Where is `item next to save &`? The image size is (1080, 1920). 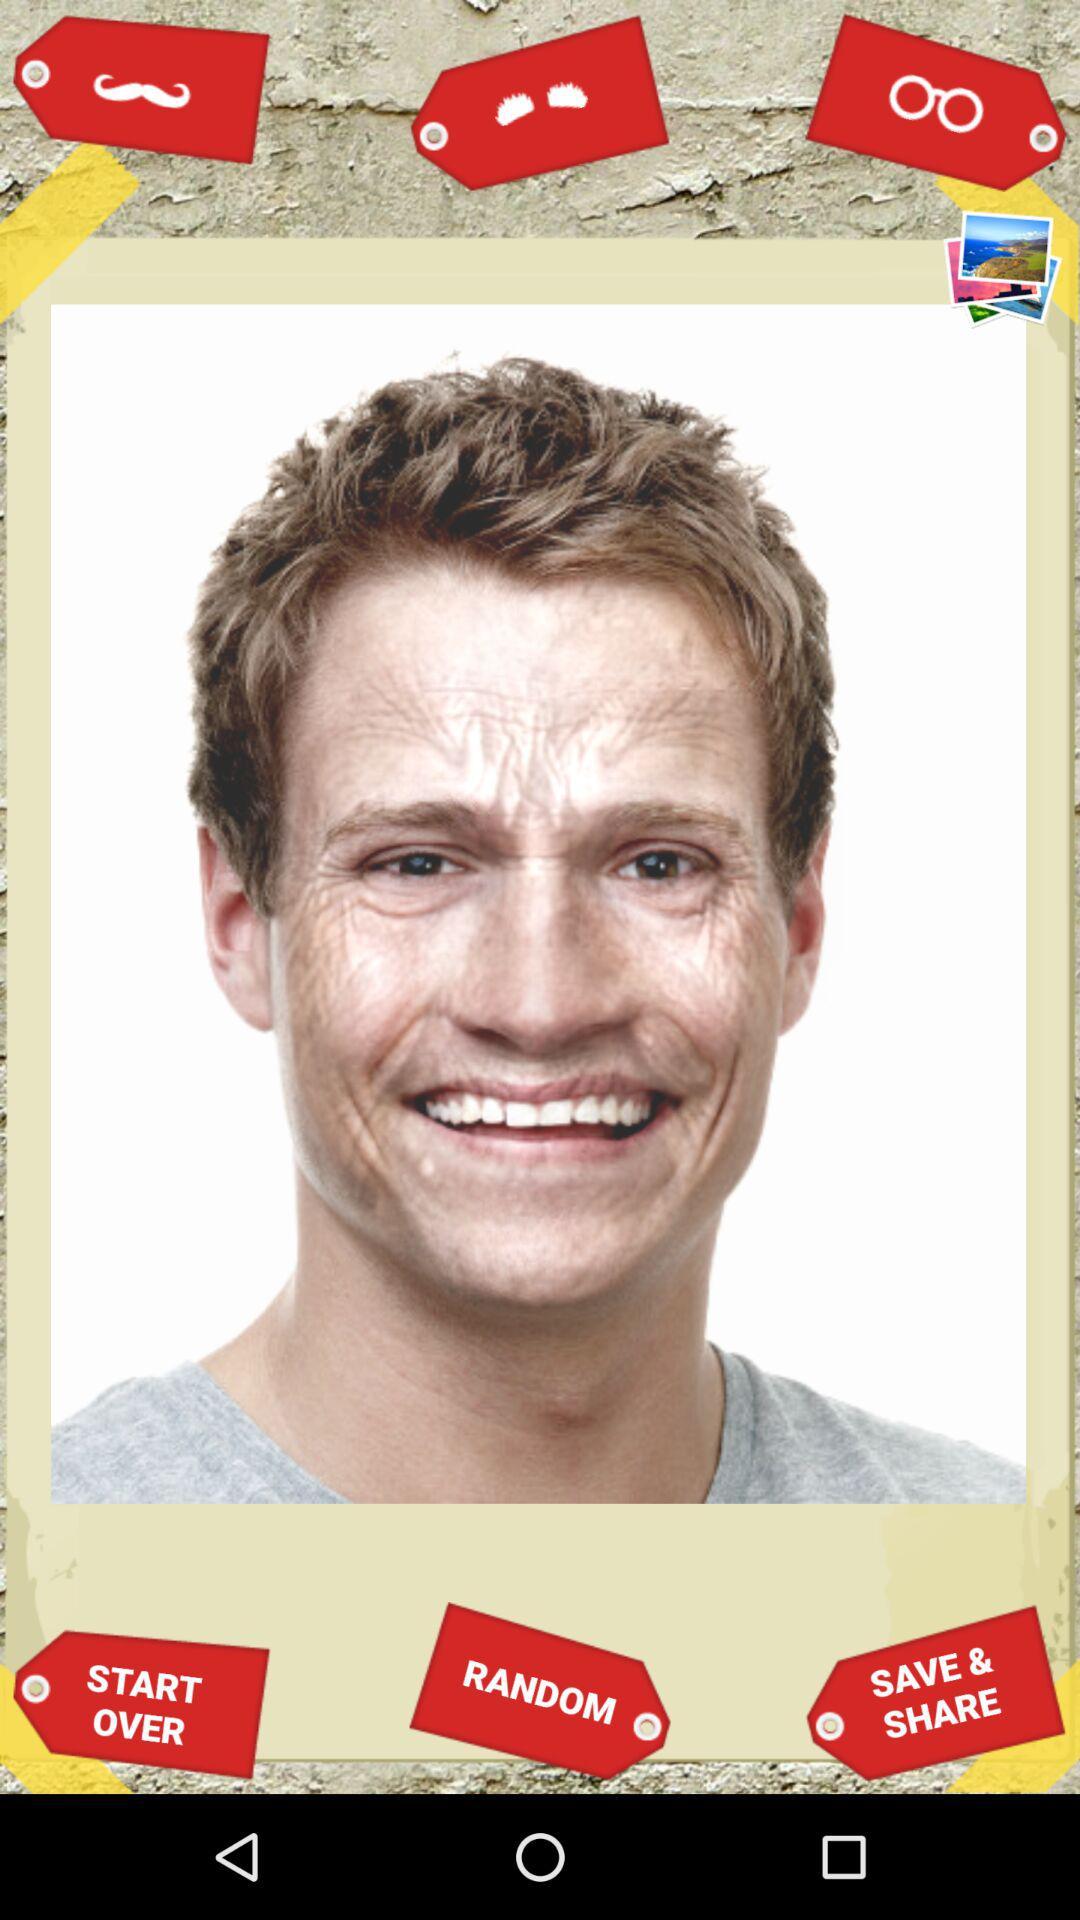 item next to save & is located at coordinates (540, 1690).